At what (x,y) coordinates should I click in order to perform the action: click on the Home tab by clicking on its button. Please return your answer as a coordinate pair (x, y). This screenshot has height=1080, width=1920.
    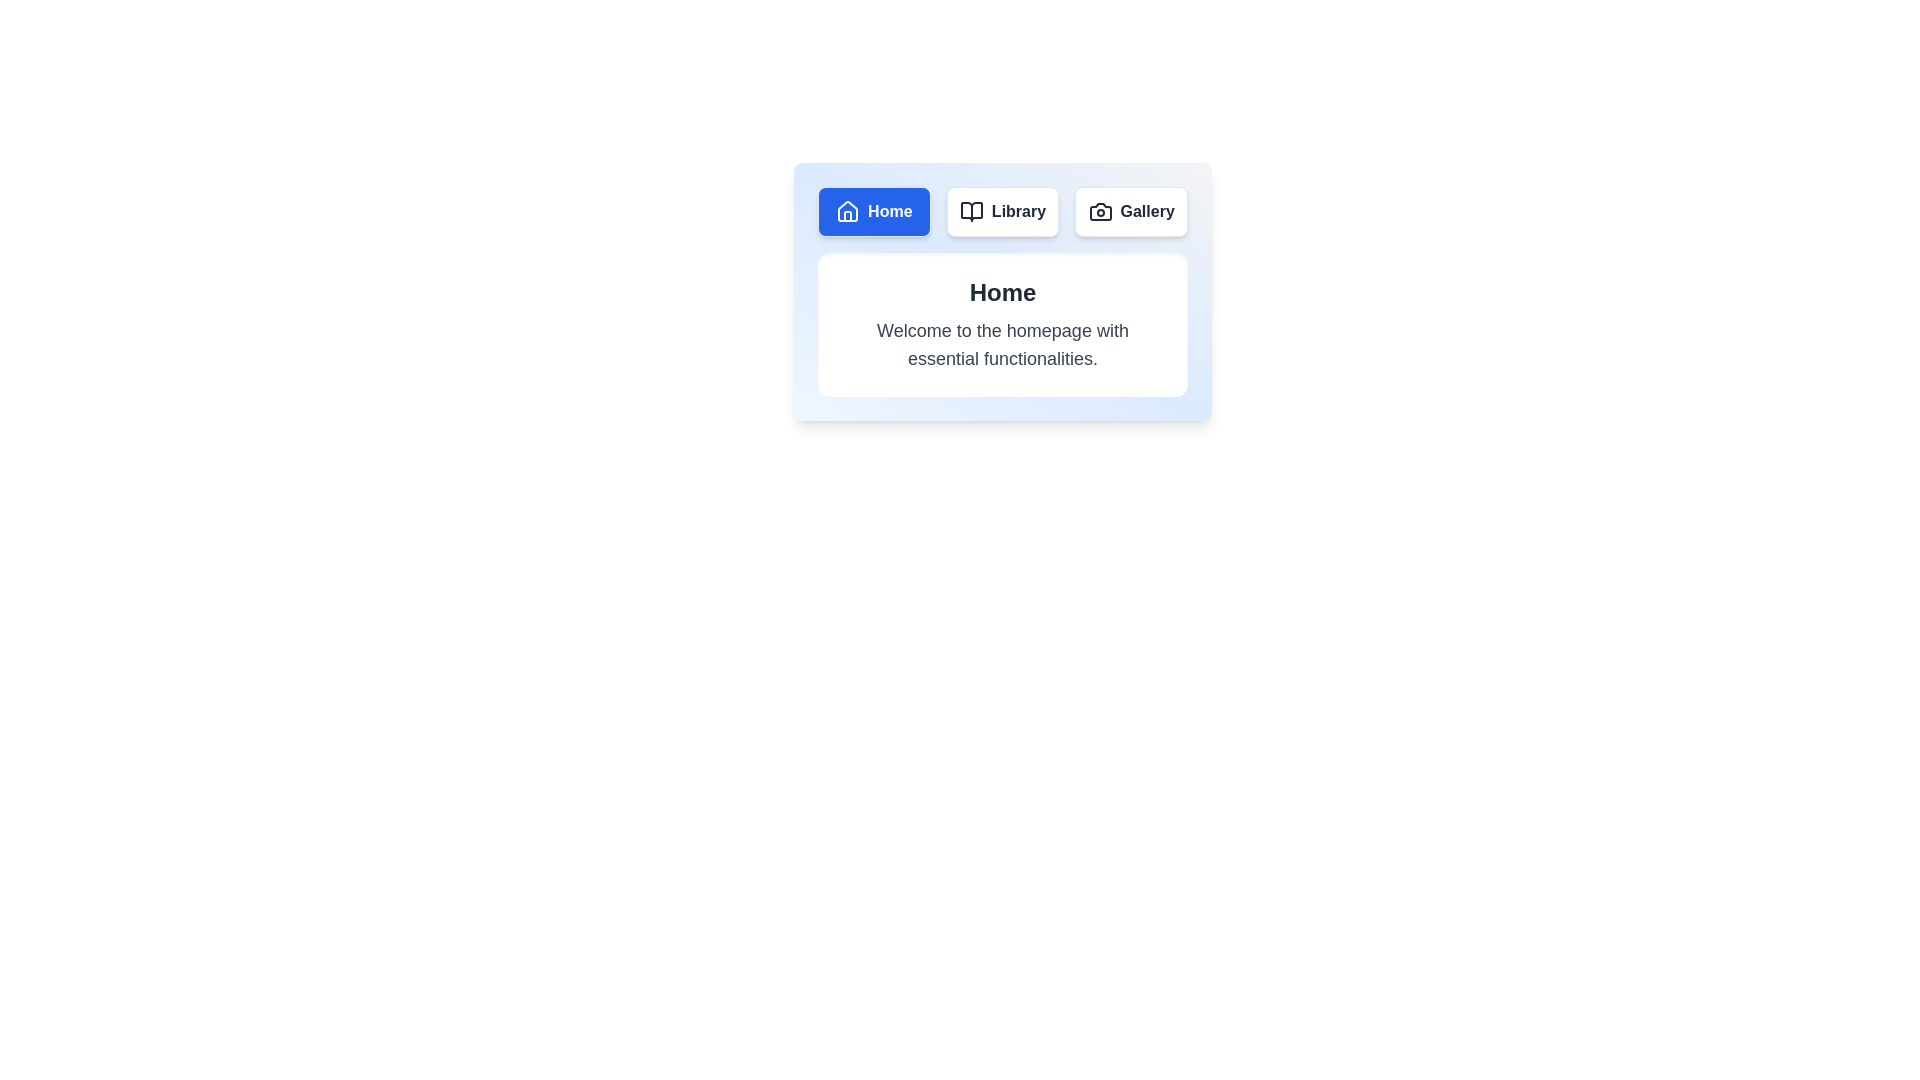
    Looking at the image, I should click on (873, 212).